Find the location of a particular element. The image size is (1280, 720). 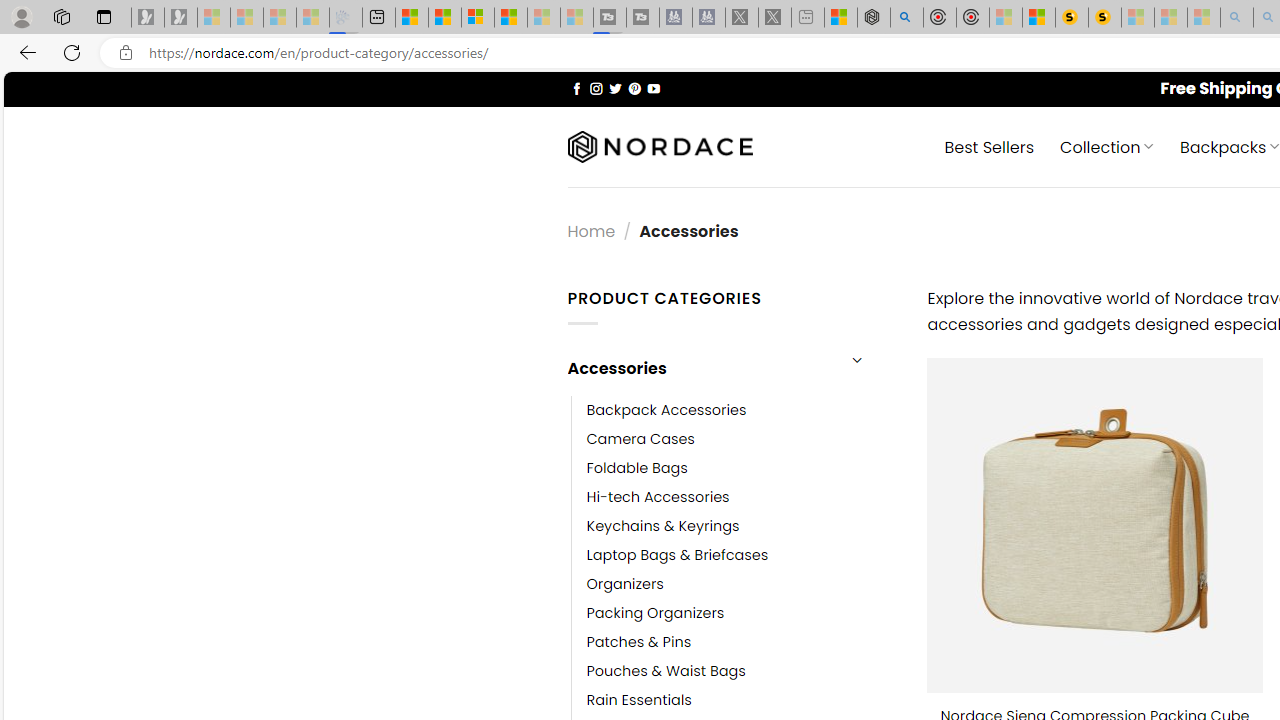

'Patches & Pins' is located at coordinates (638, 642).